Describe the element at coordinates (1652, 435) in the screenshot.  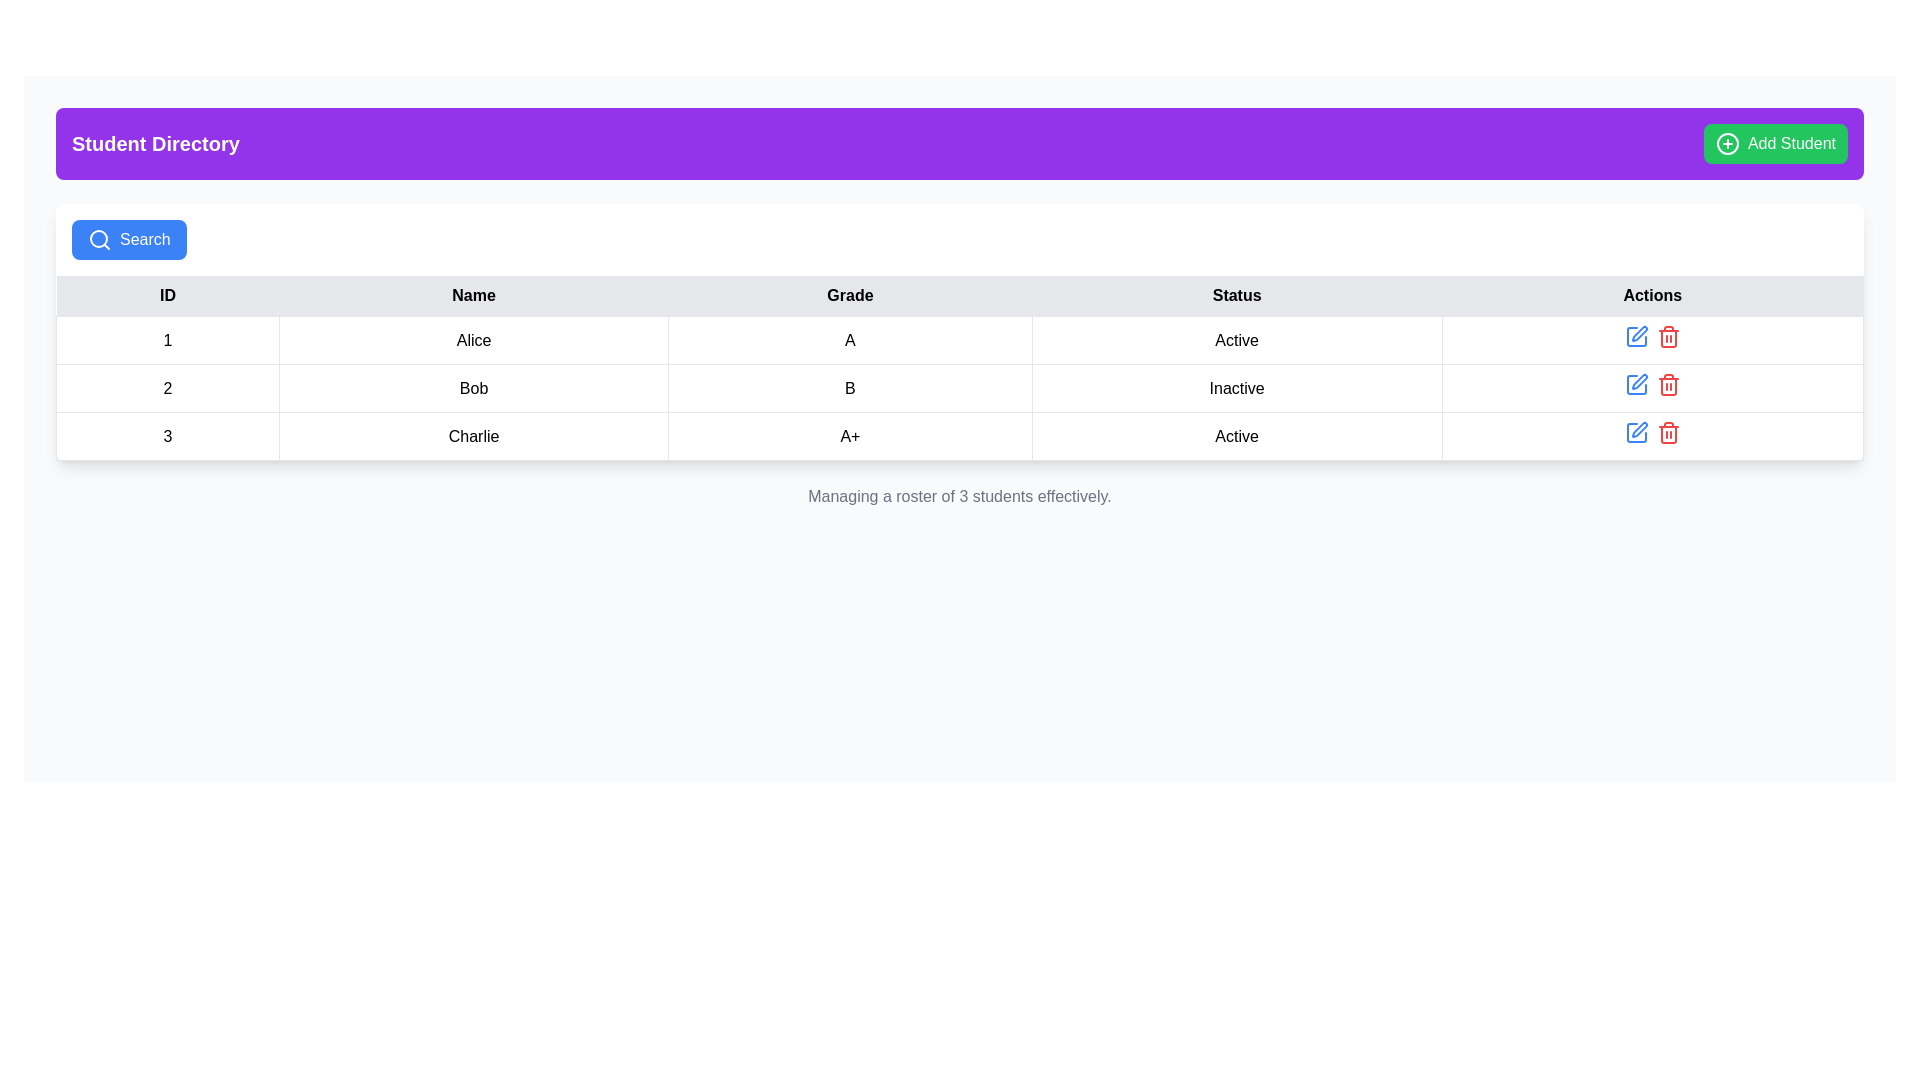
I see `the blue edit icon in the Actions column of the table cell for the student 'Charlie' in the third row` at that location.